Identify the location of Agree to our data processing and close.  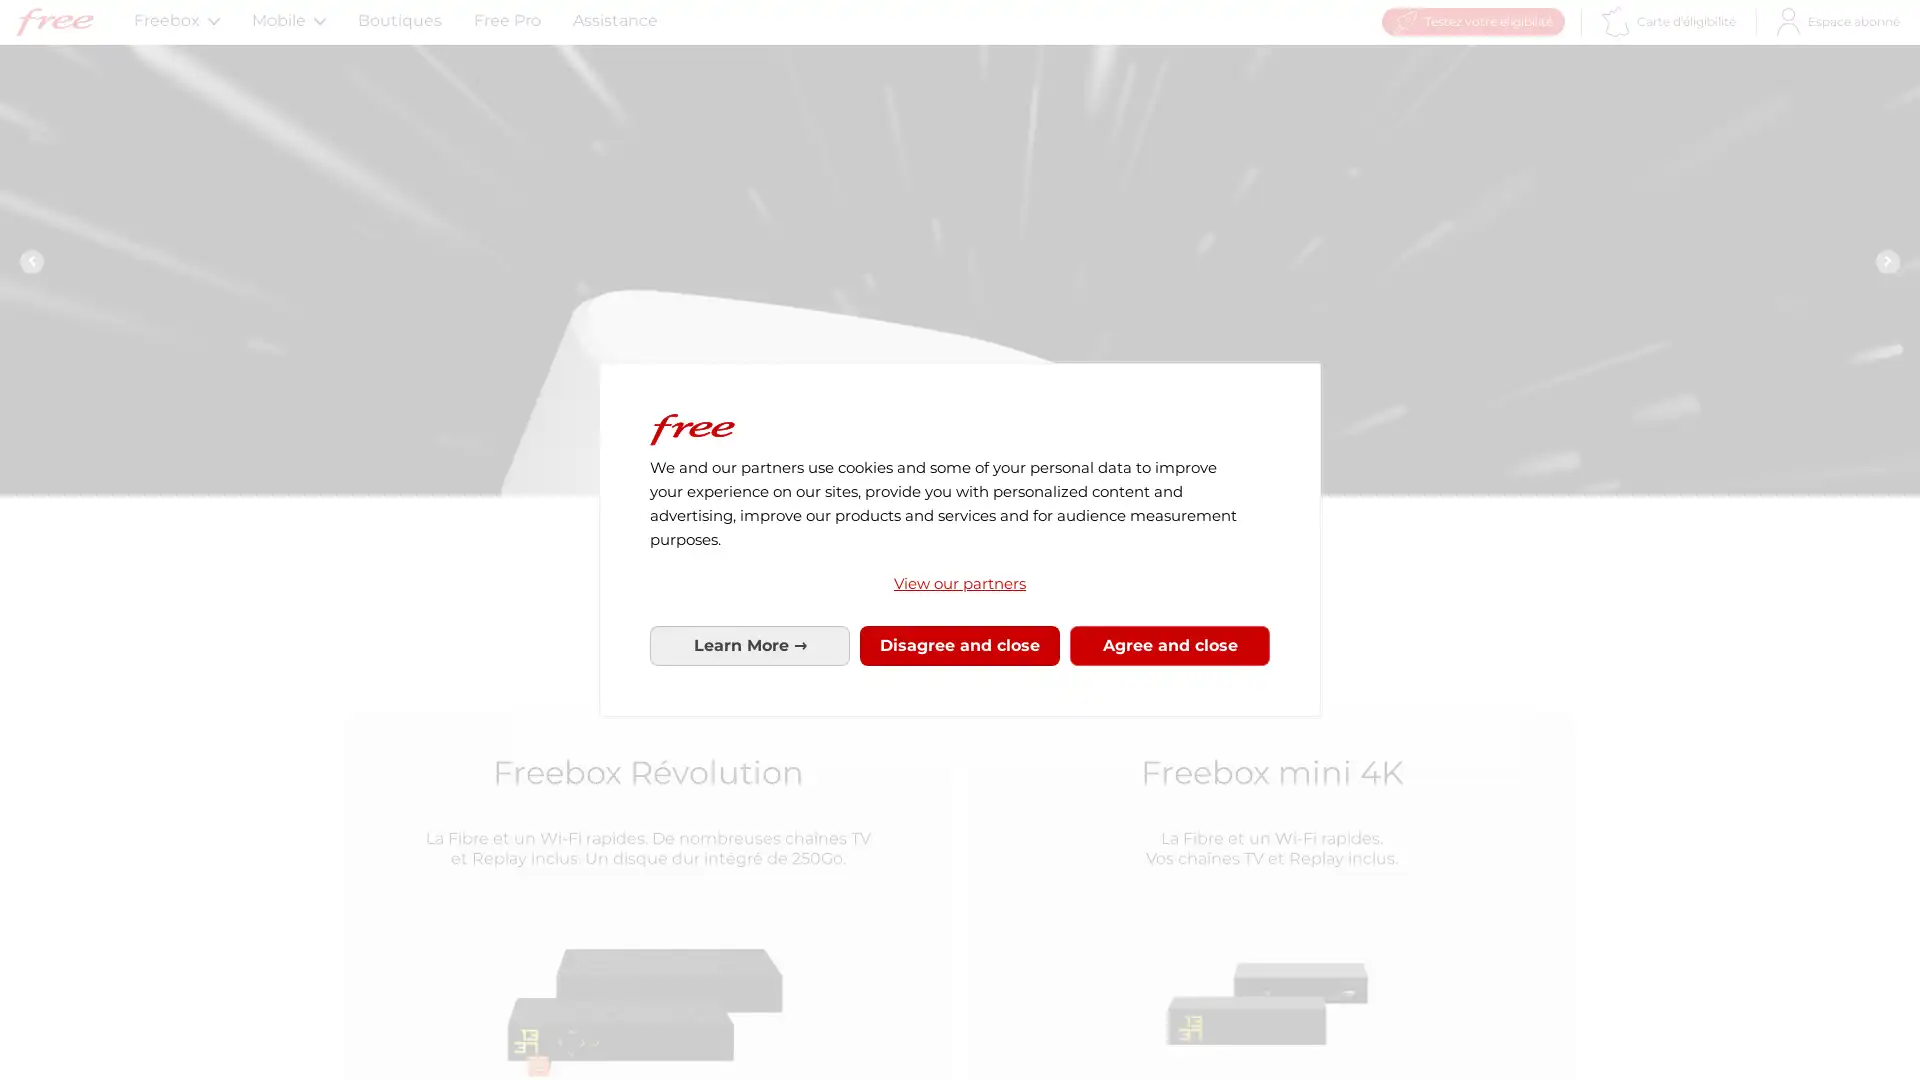
(1170, 645).